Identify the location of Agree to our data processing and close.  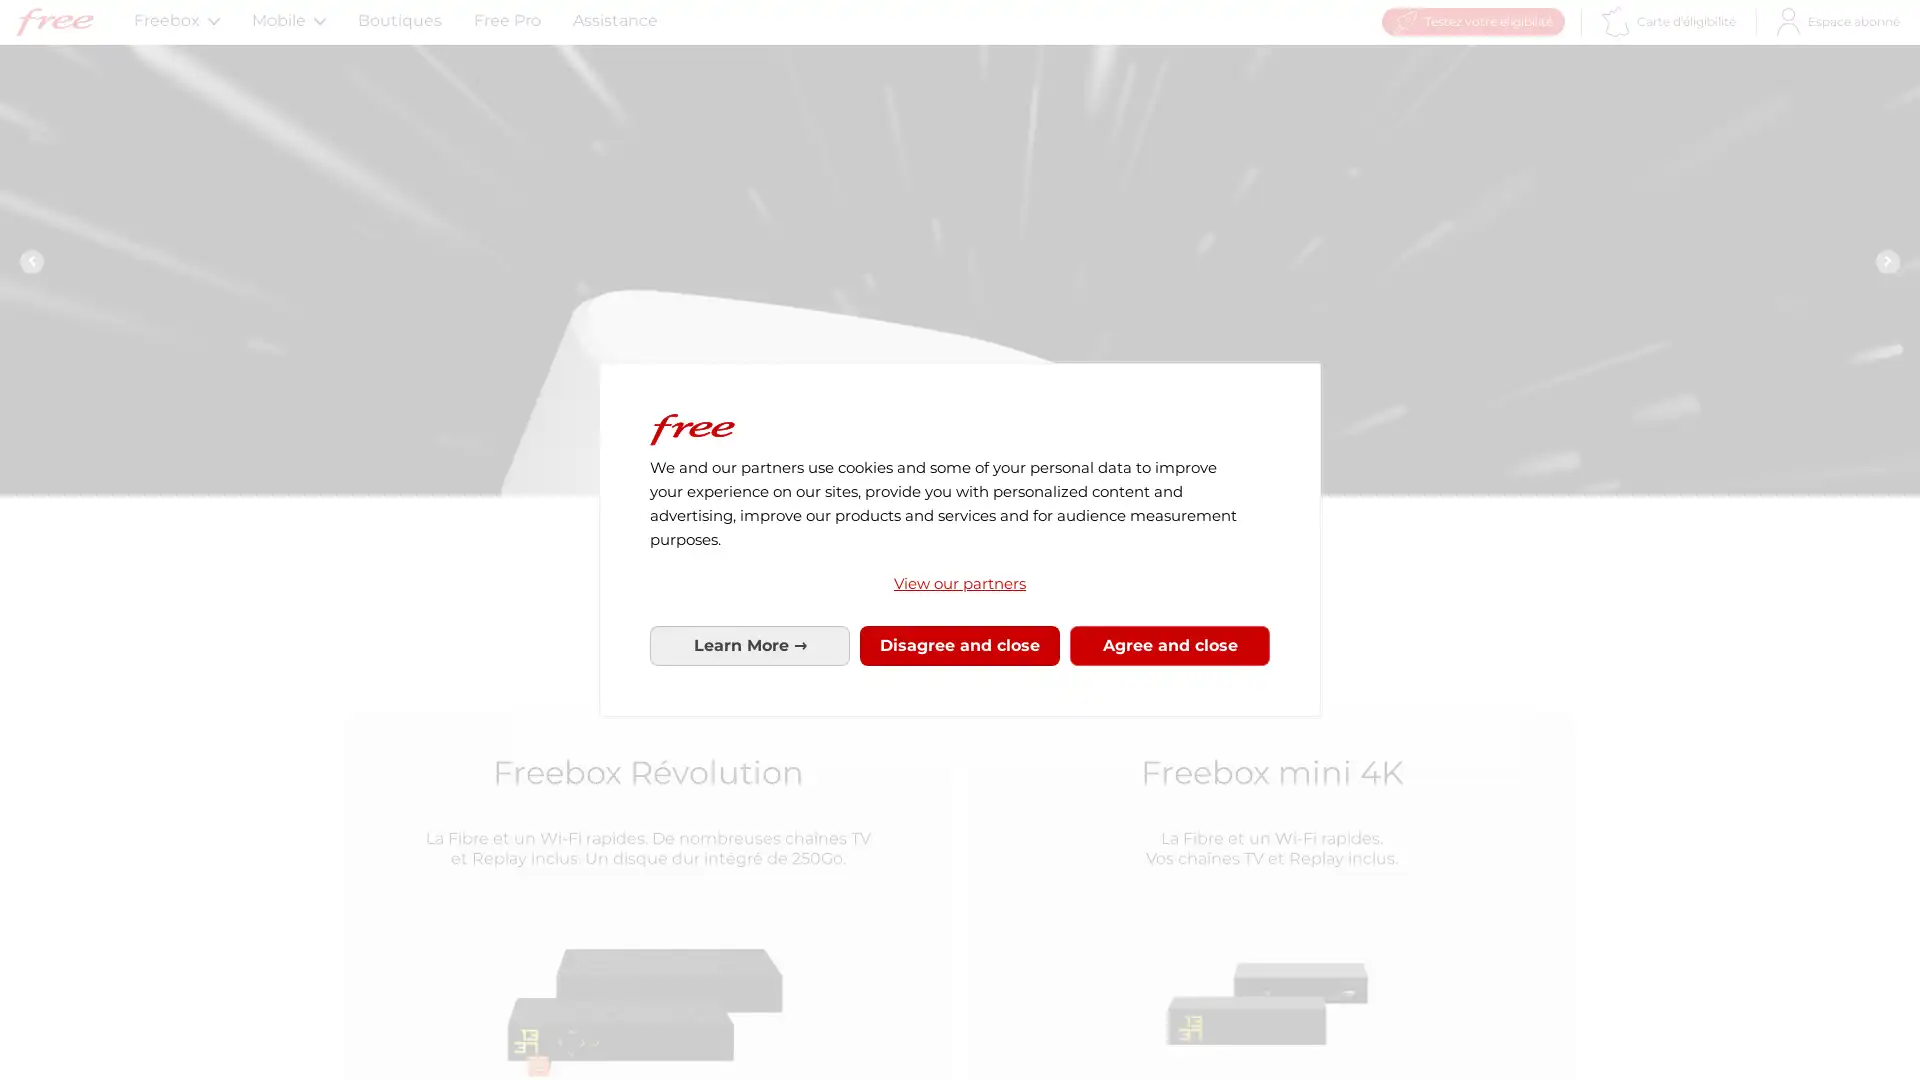
(1170, 645).